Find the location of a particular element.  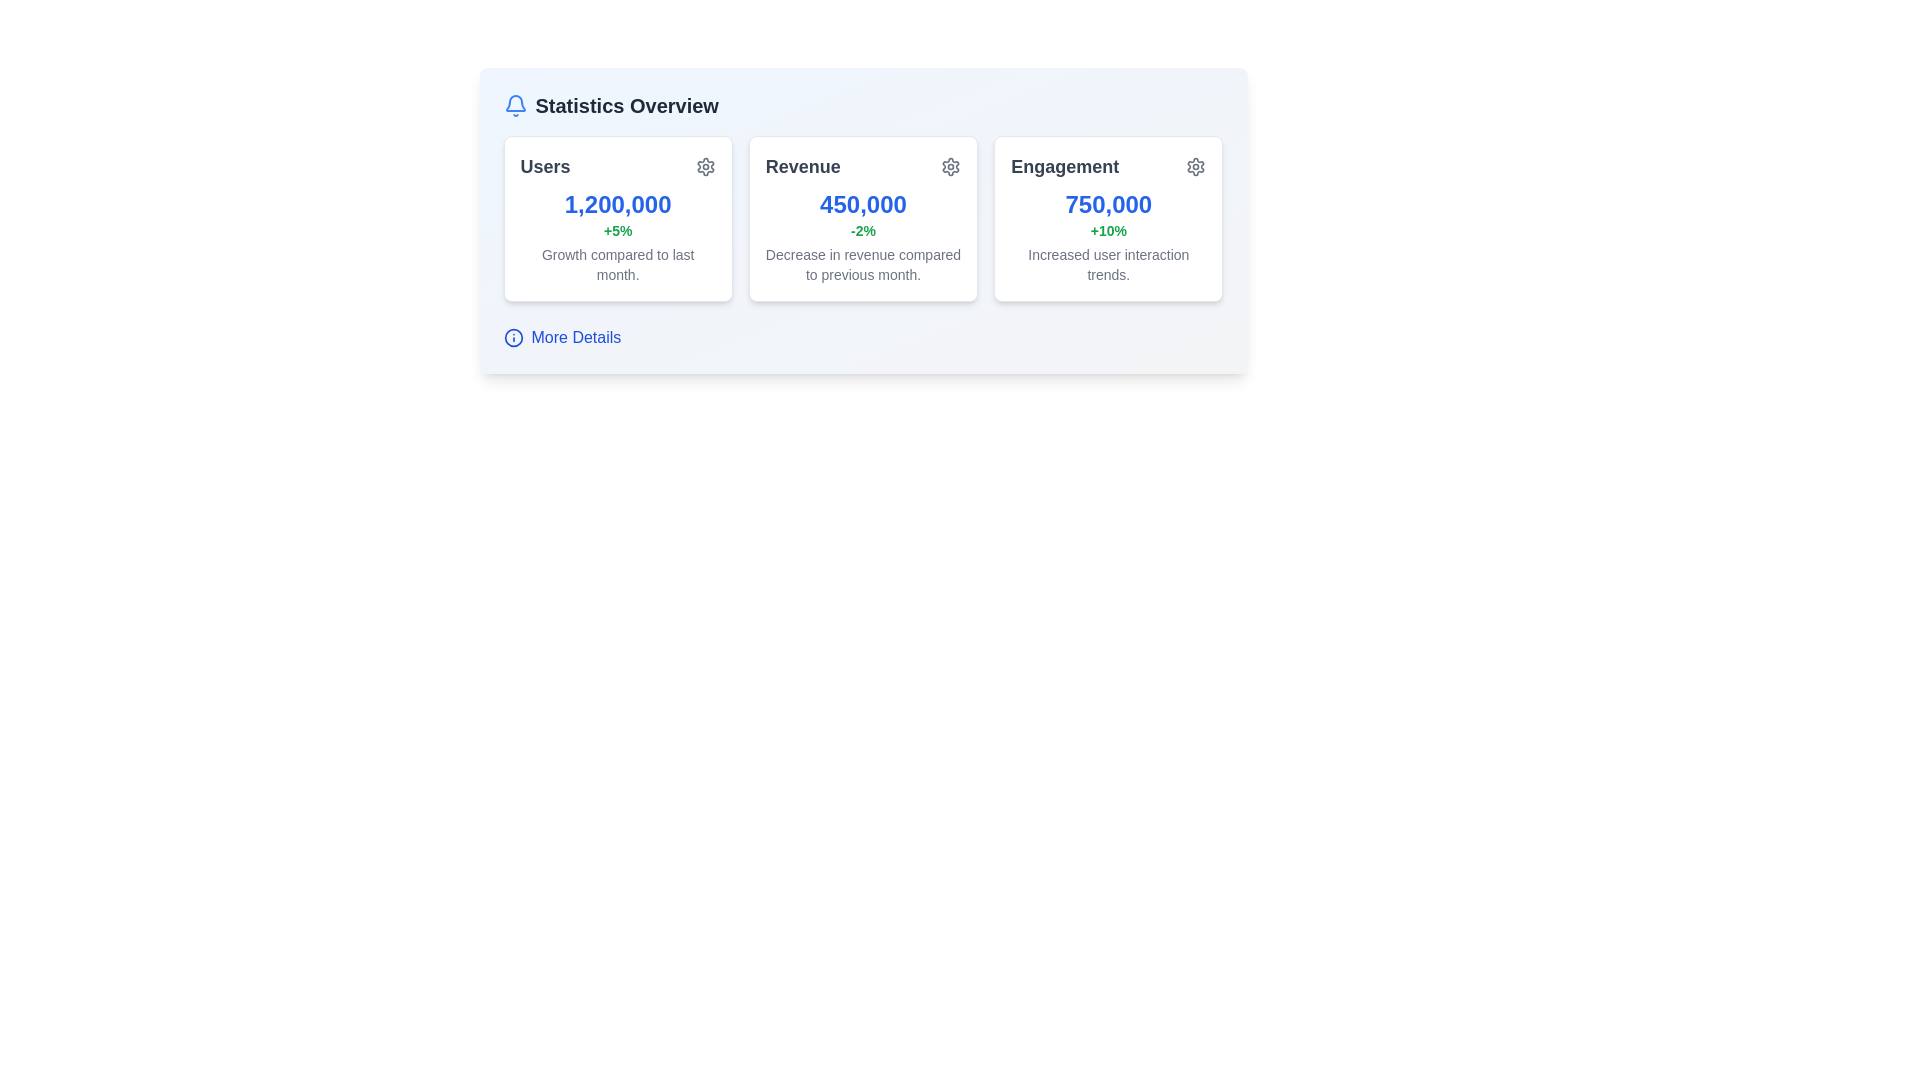

the Text Label displaying the percentage decrease in revenue is located at coordinates (863, 230).